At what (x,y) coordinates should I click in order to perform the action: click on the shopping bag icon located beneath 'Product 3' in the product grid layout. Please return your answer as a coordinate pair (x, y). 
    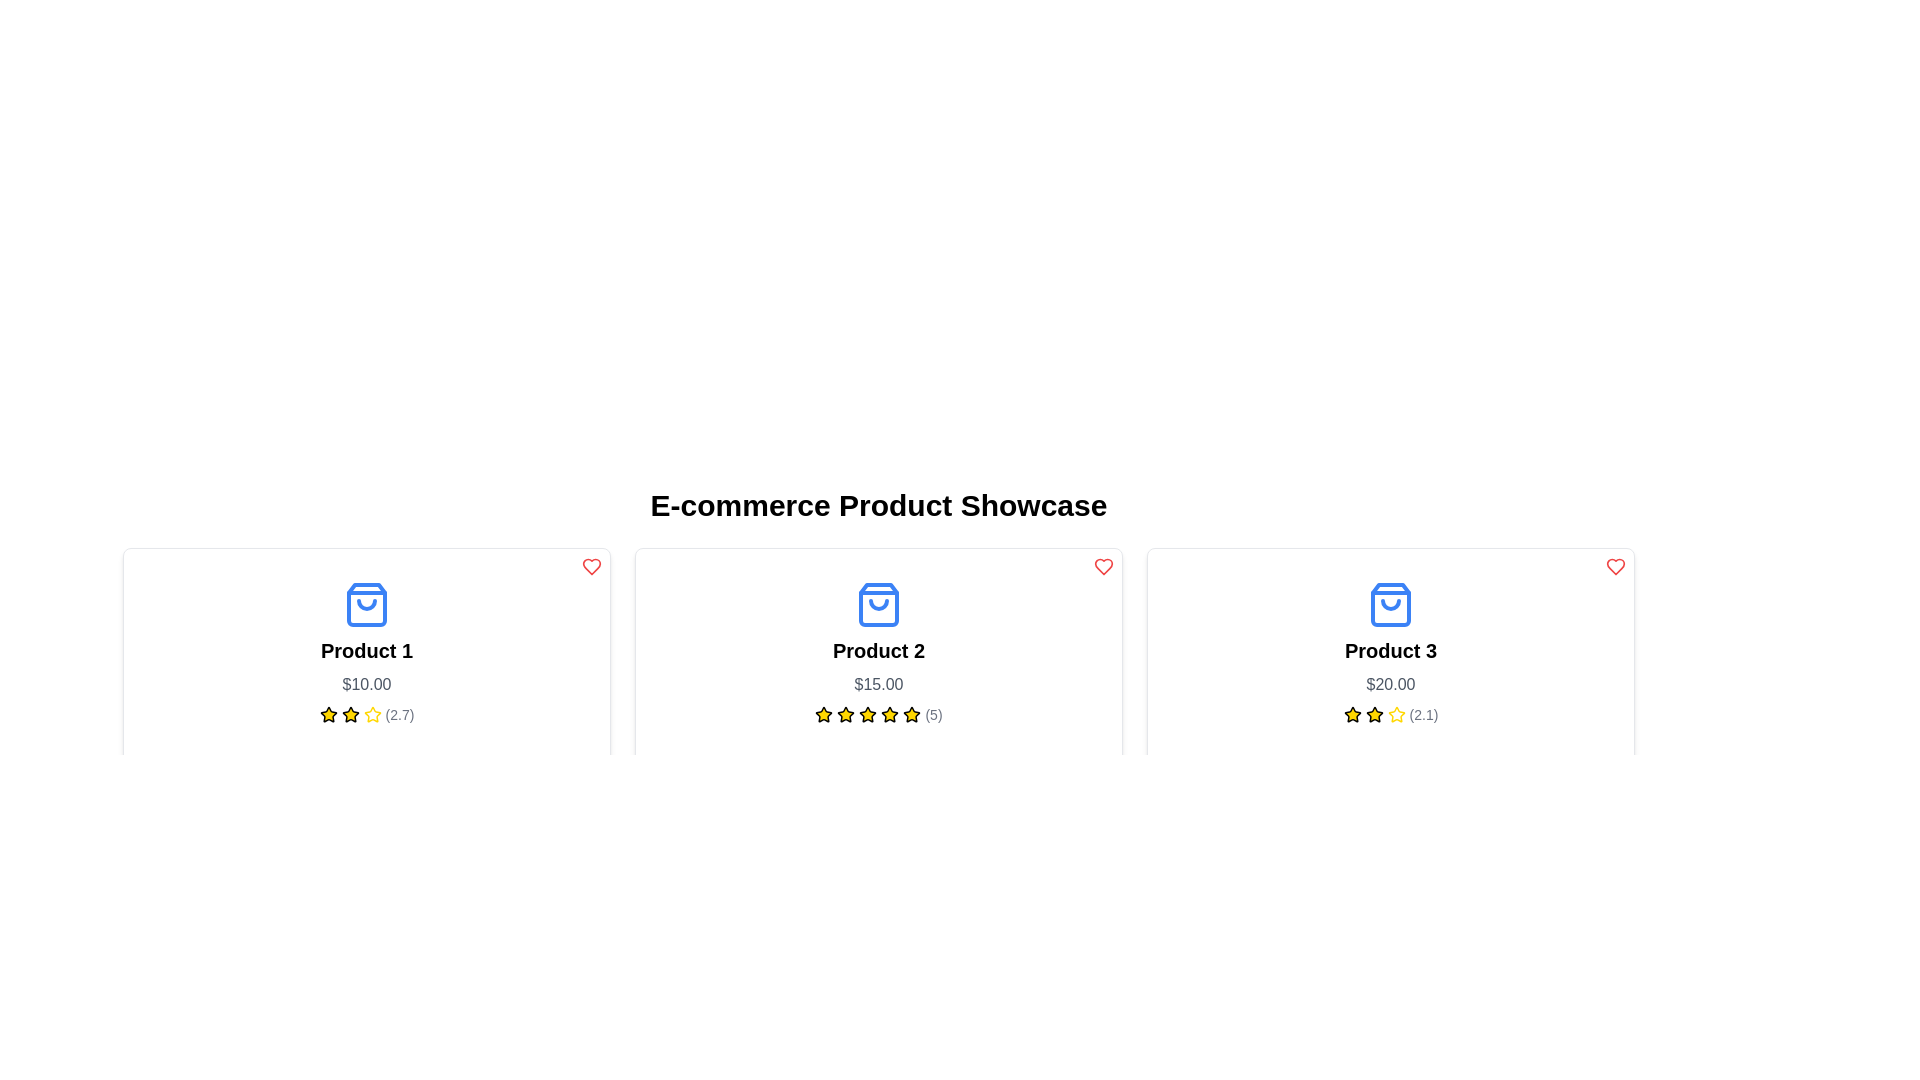
    Looking at the image, I should click on (1390, 604).